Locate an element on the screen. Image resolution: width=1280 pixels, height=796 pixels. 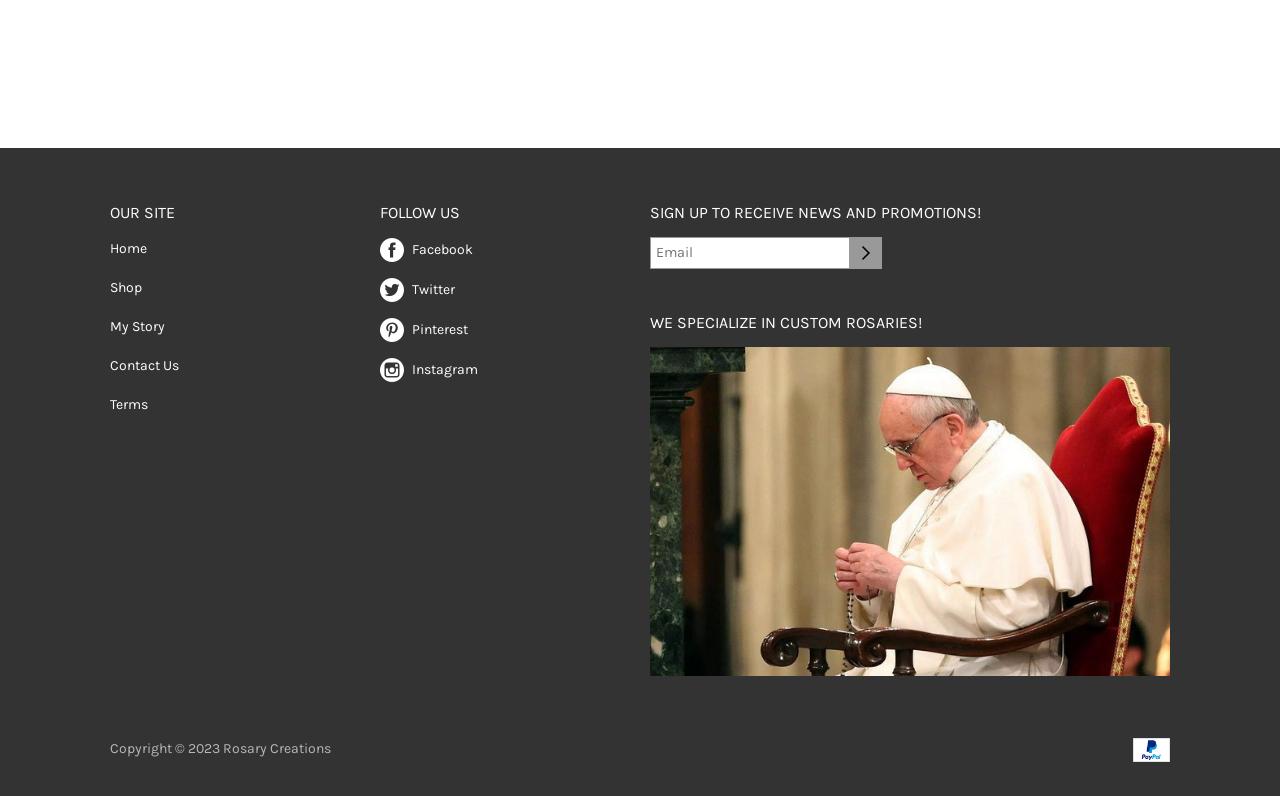
'Home' is located at coordinates (127, 247).